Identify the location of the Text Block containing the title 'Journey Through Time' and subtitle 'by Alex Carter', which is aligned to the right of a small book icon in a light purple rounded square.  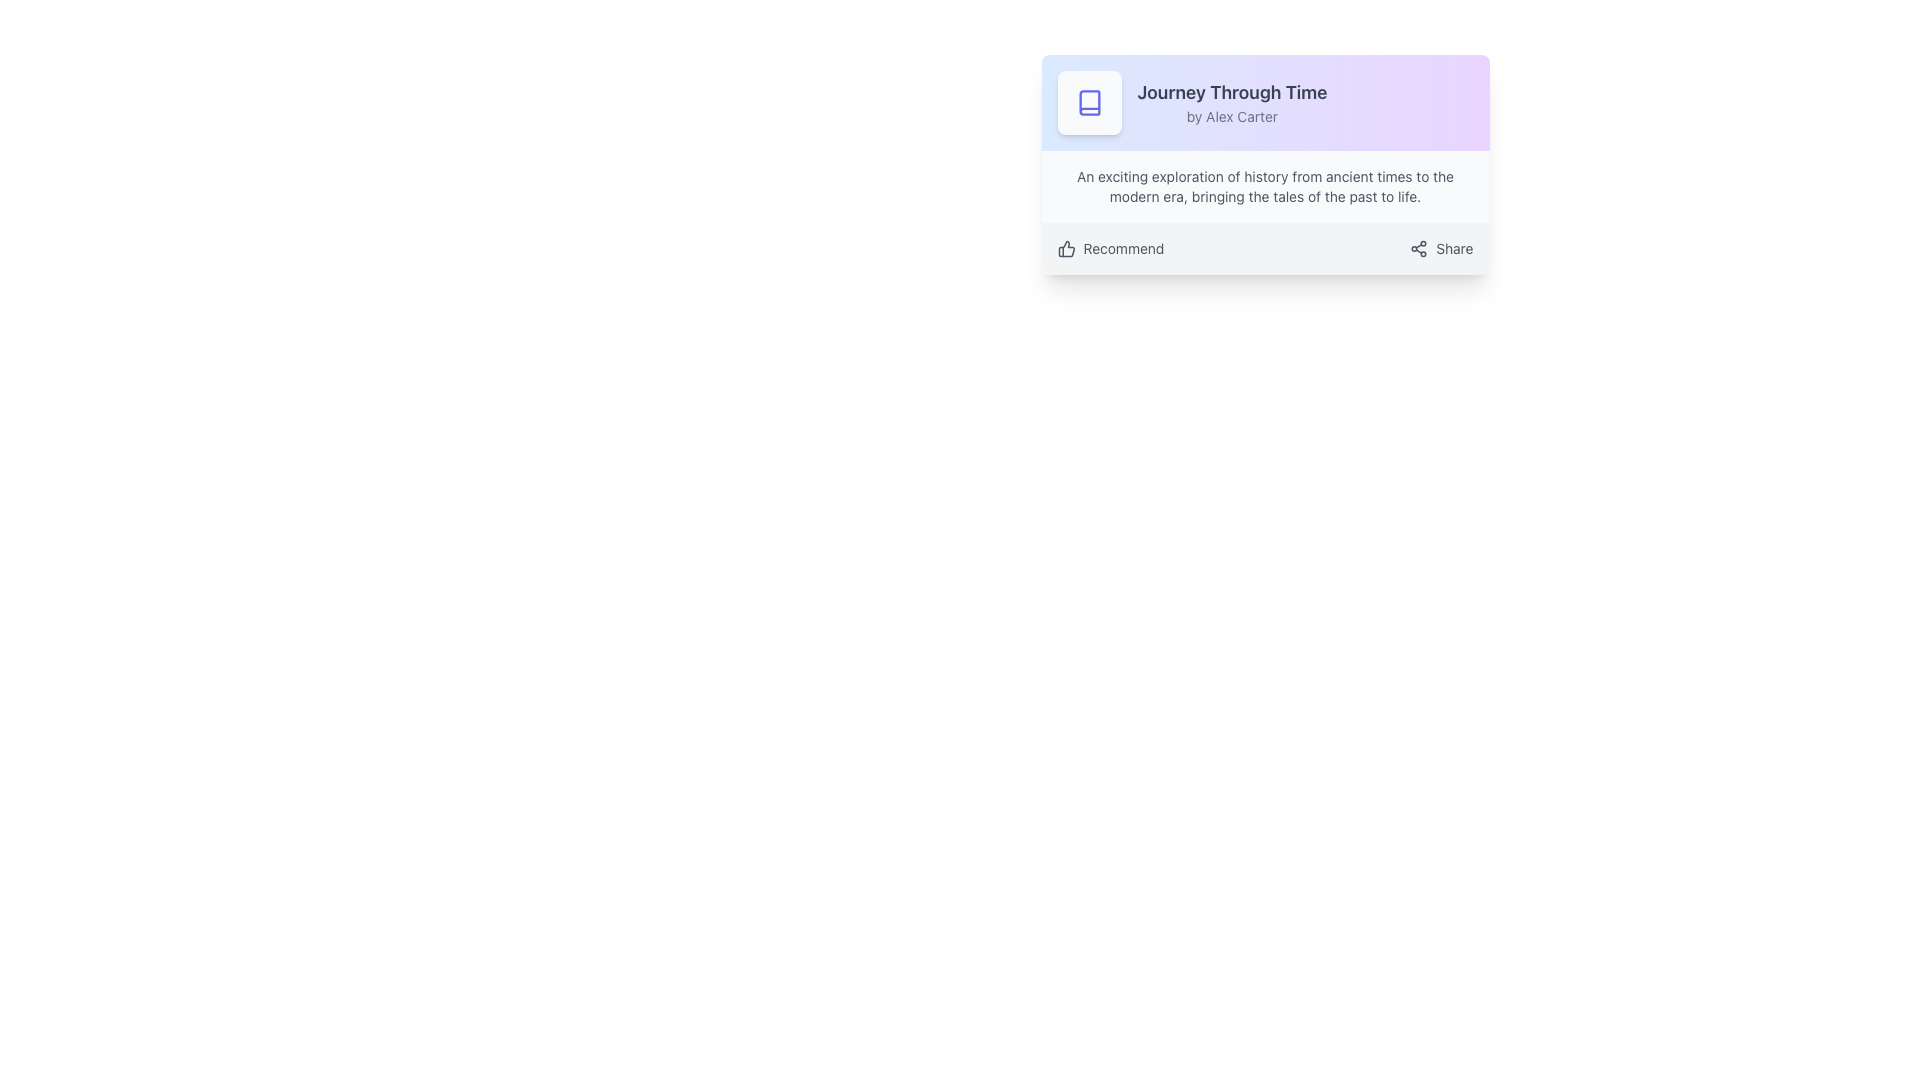
(1264, 103).